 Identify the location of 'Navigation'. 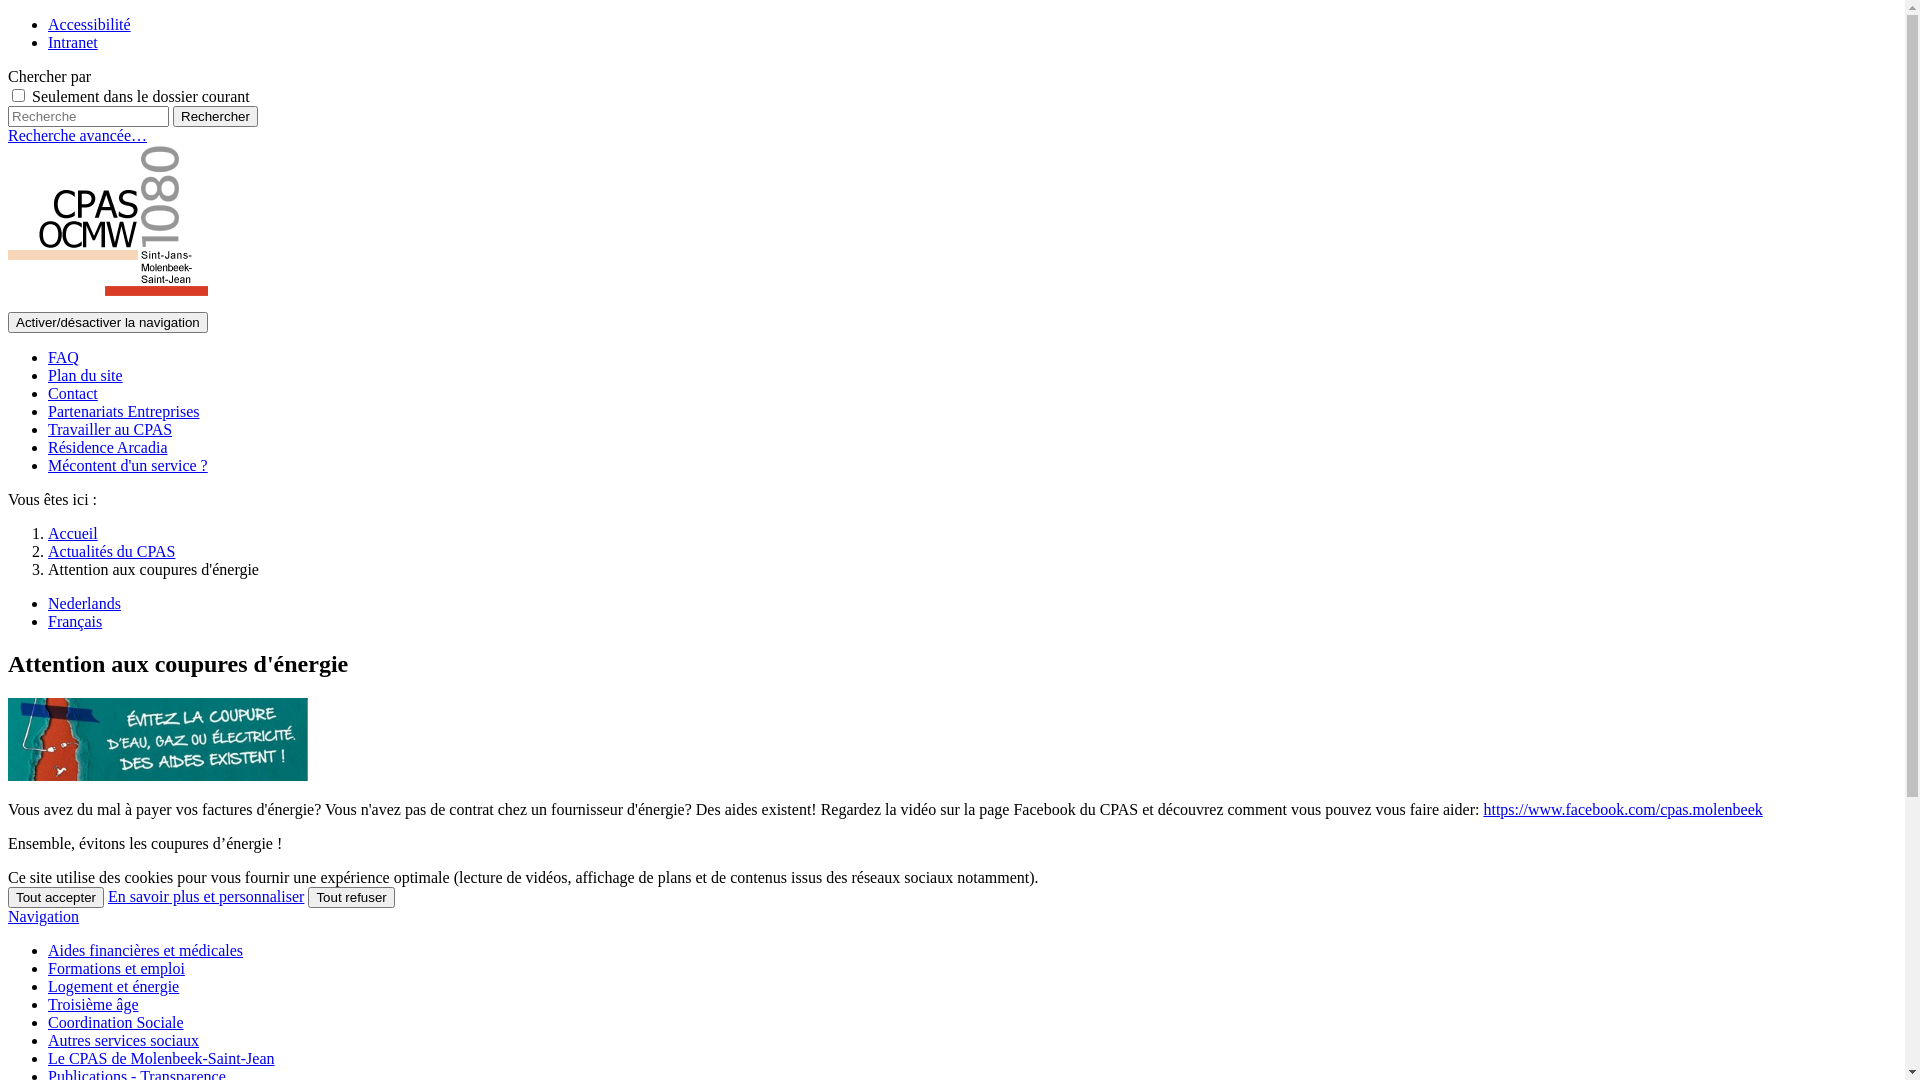
(43, 916).